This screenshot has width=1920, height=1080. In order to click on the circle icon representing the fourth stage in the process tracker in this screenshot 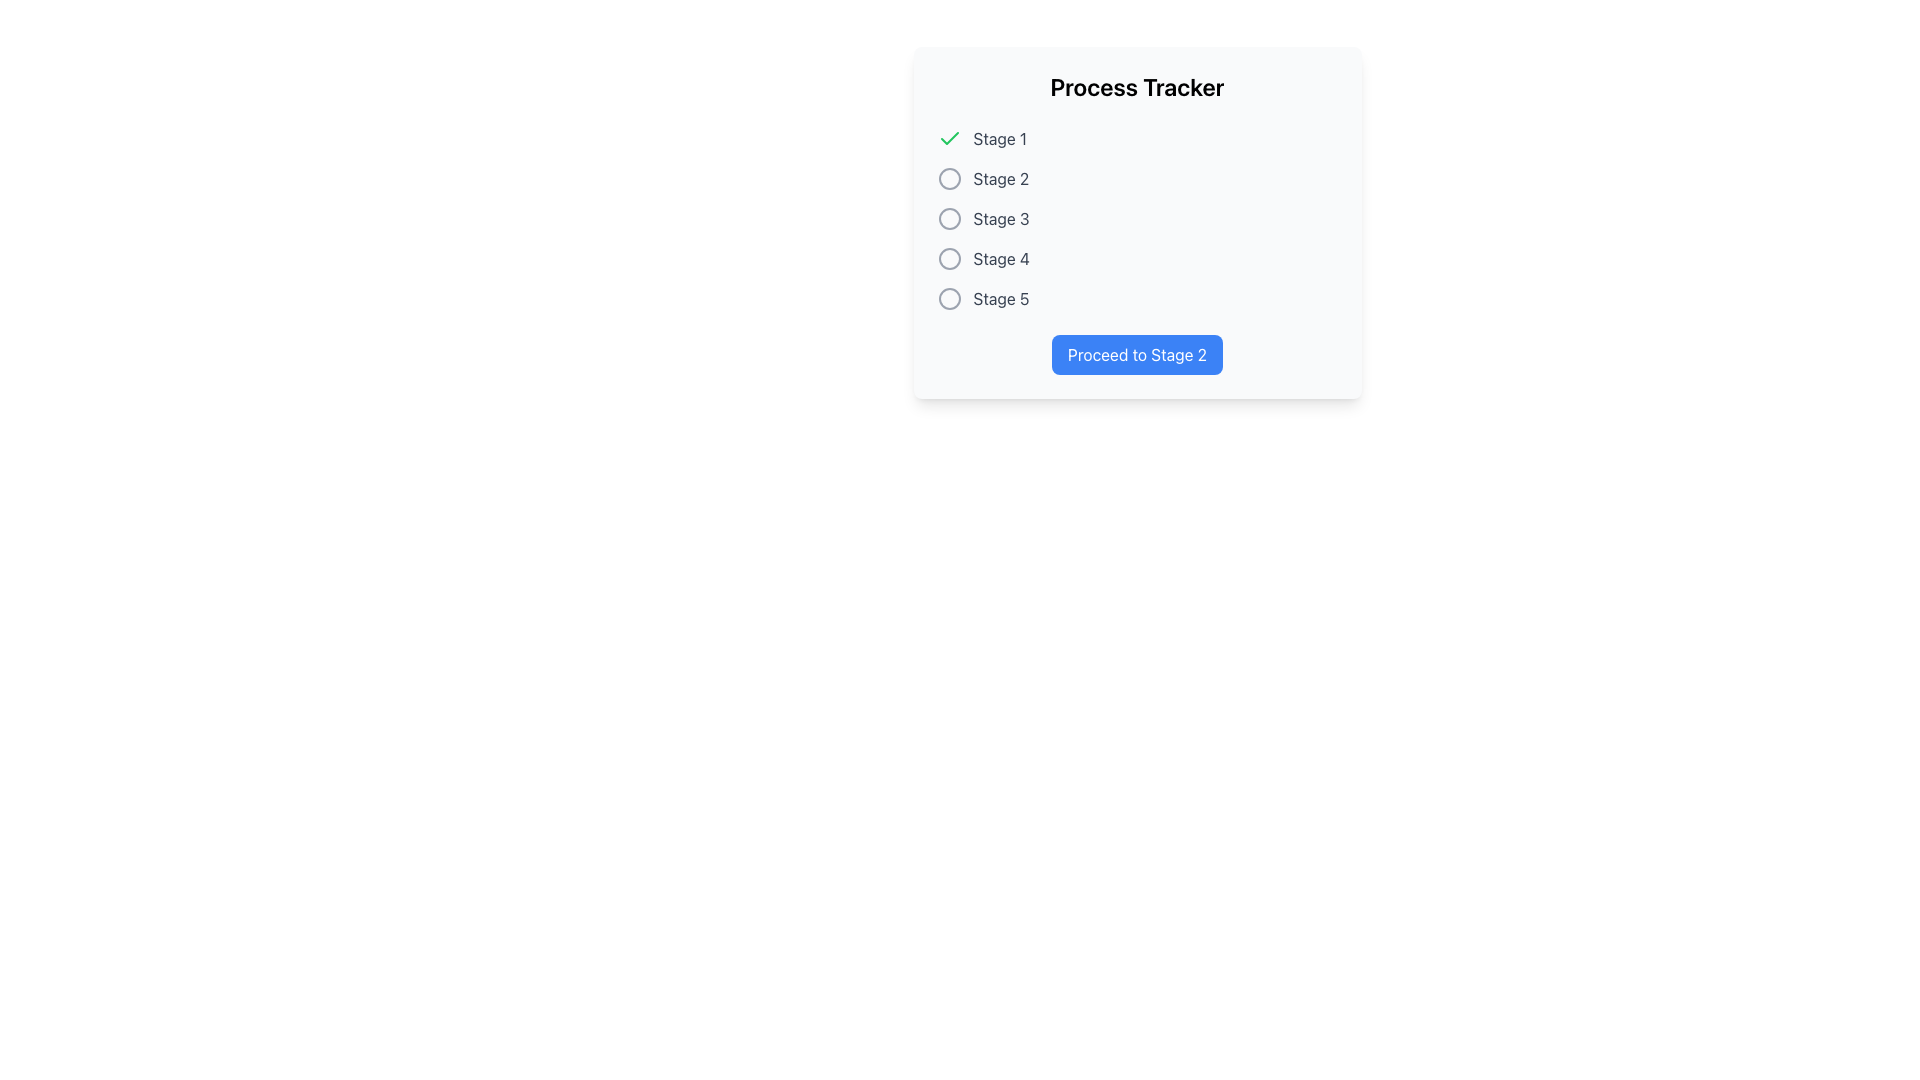, I will do `click(948, 257)`.